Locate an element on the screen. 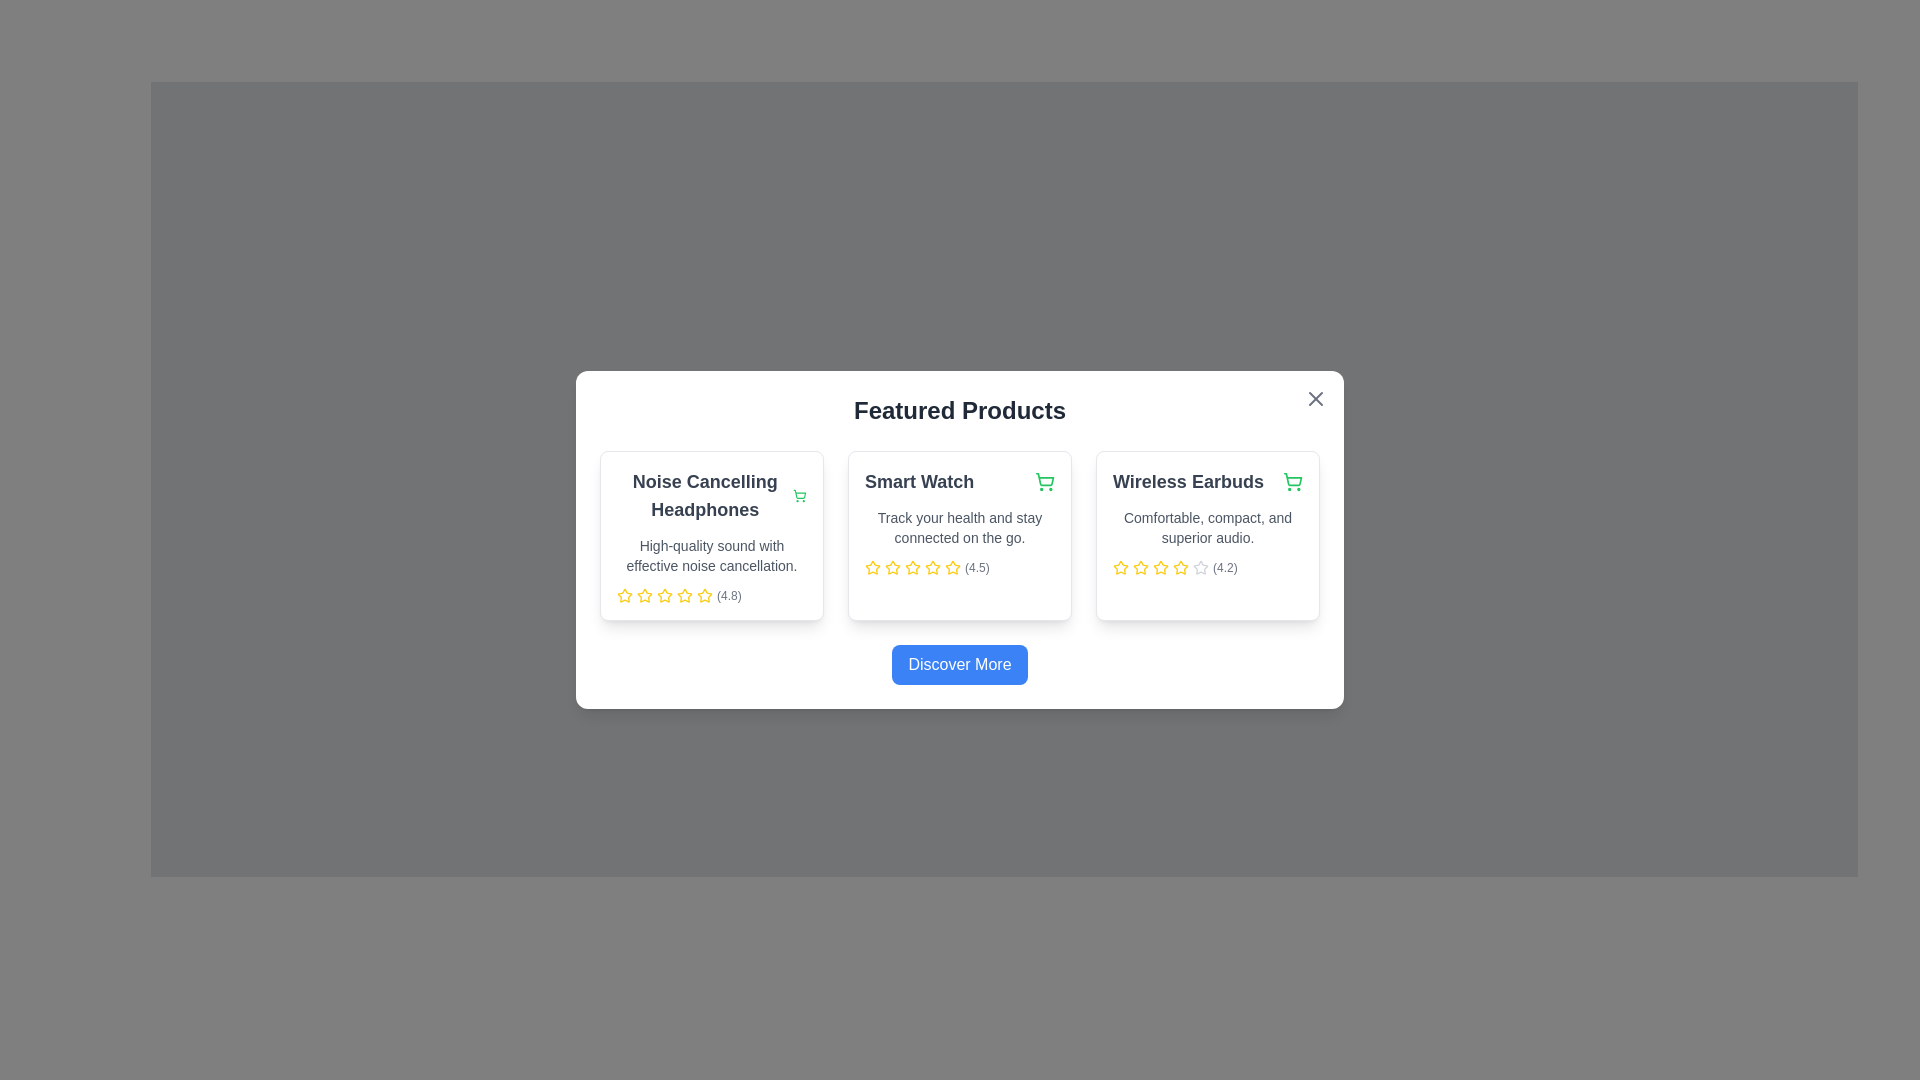 The height and width of the screenshot is (1080, 1920). text block styled in small gray font that says 'Track your health and stay connected on the go.' located in the second card under the title 'Smart Watch' is located at coordinates (960, 527).